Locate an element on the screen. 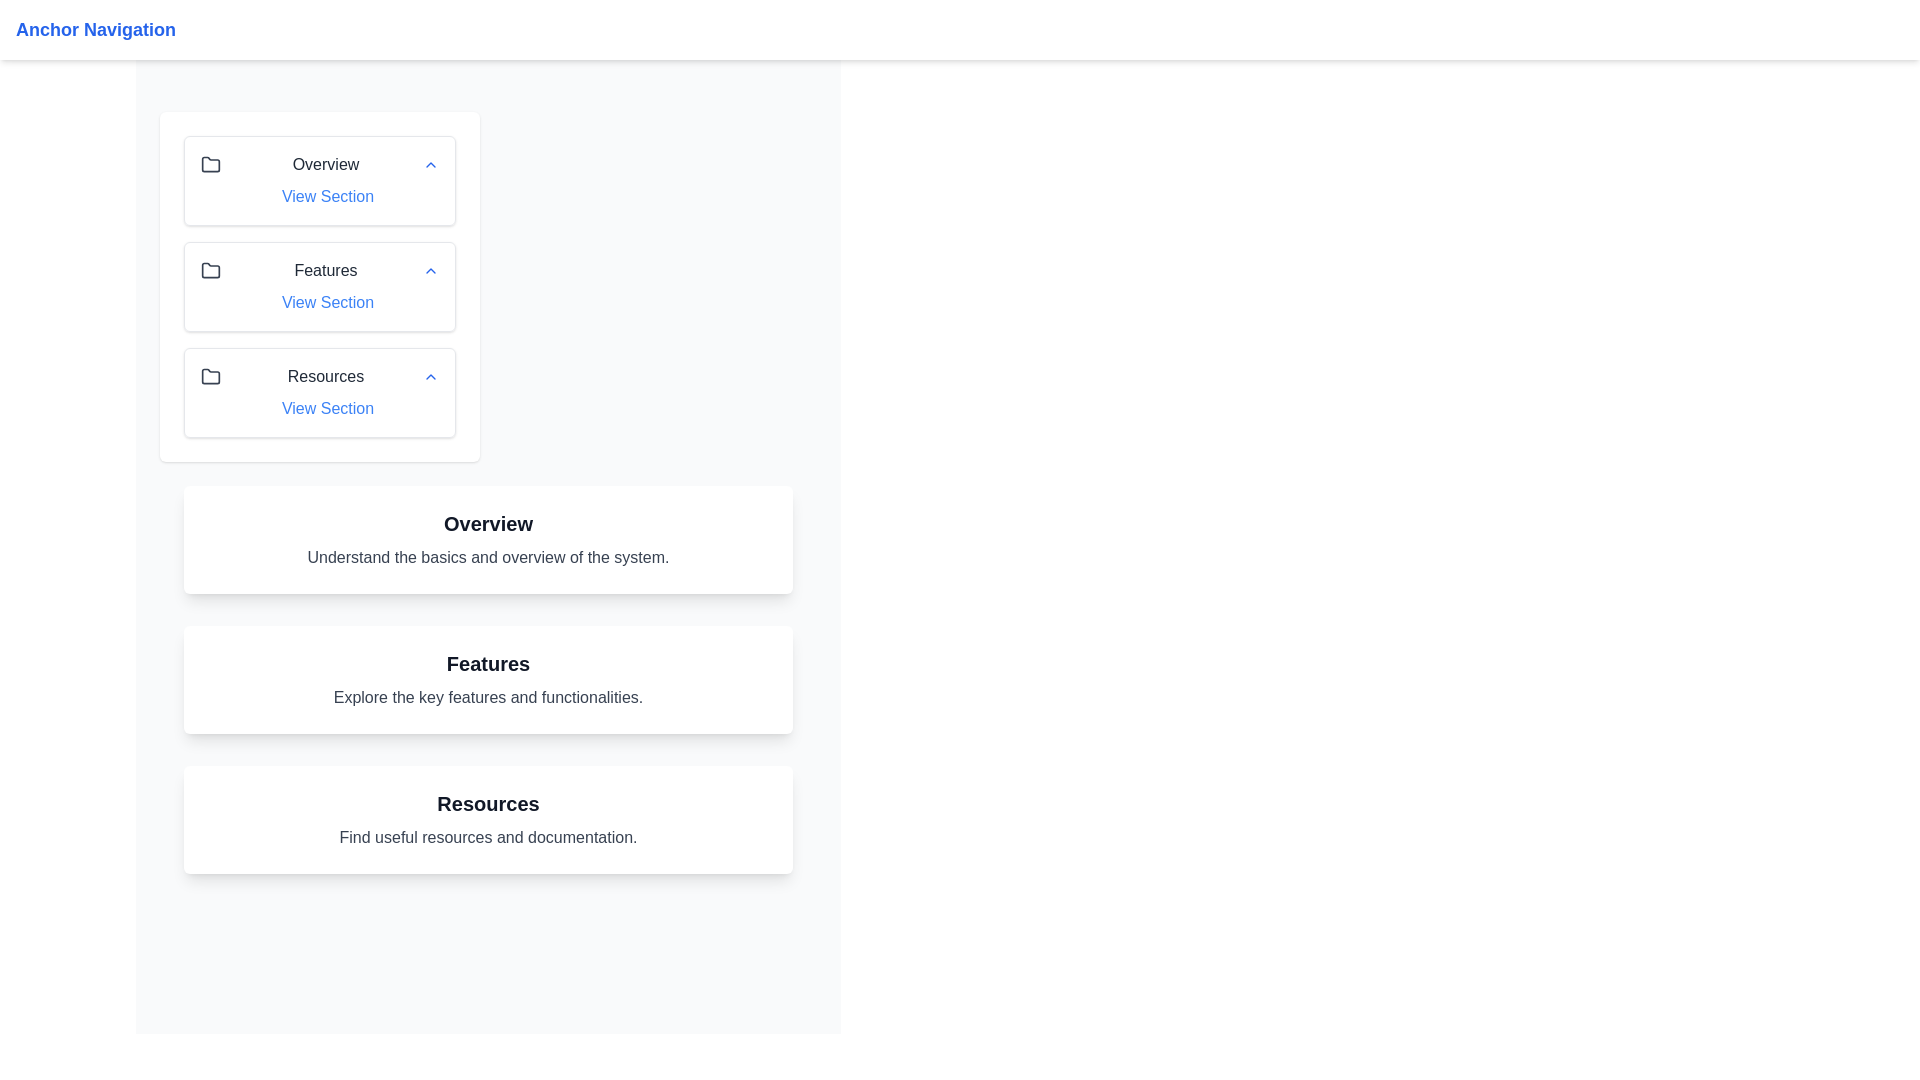  the hyperlink that navigates to the 'Overview' section, which is the first item in the vertically stacked navigation menu under the heading 'Overview' is located at coordinates (320, 196).